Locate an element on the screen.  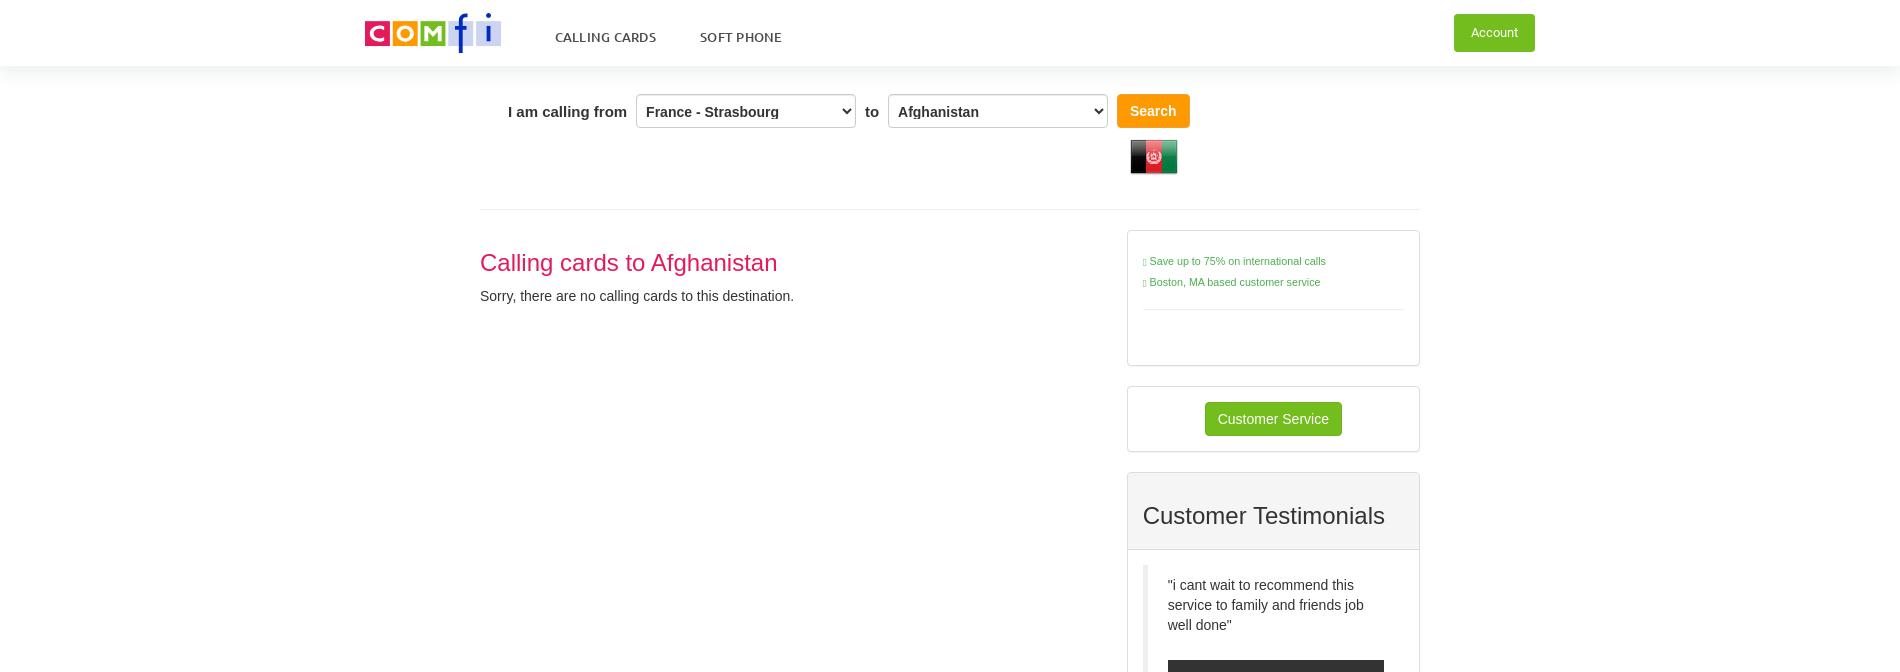
'I am calling from' is located at coordinates (567, 110).